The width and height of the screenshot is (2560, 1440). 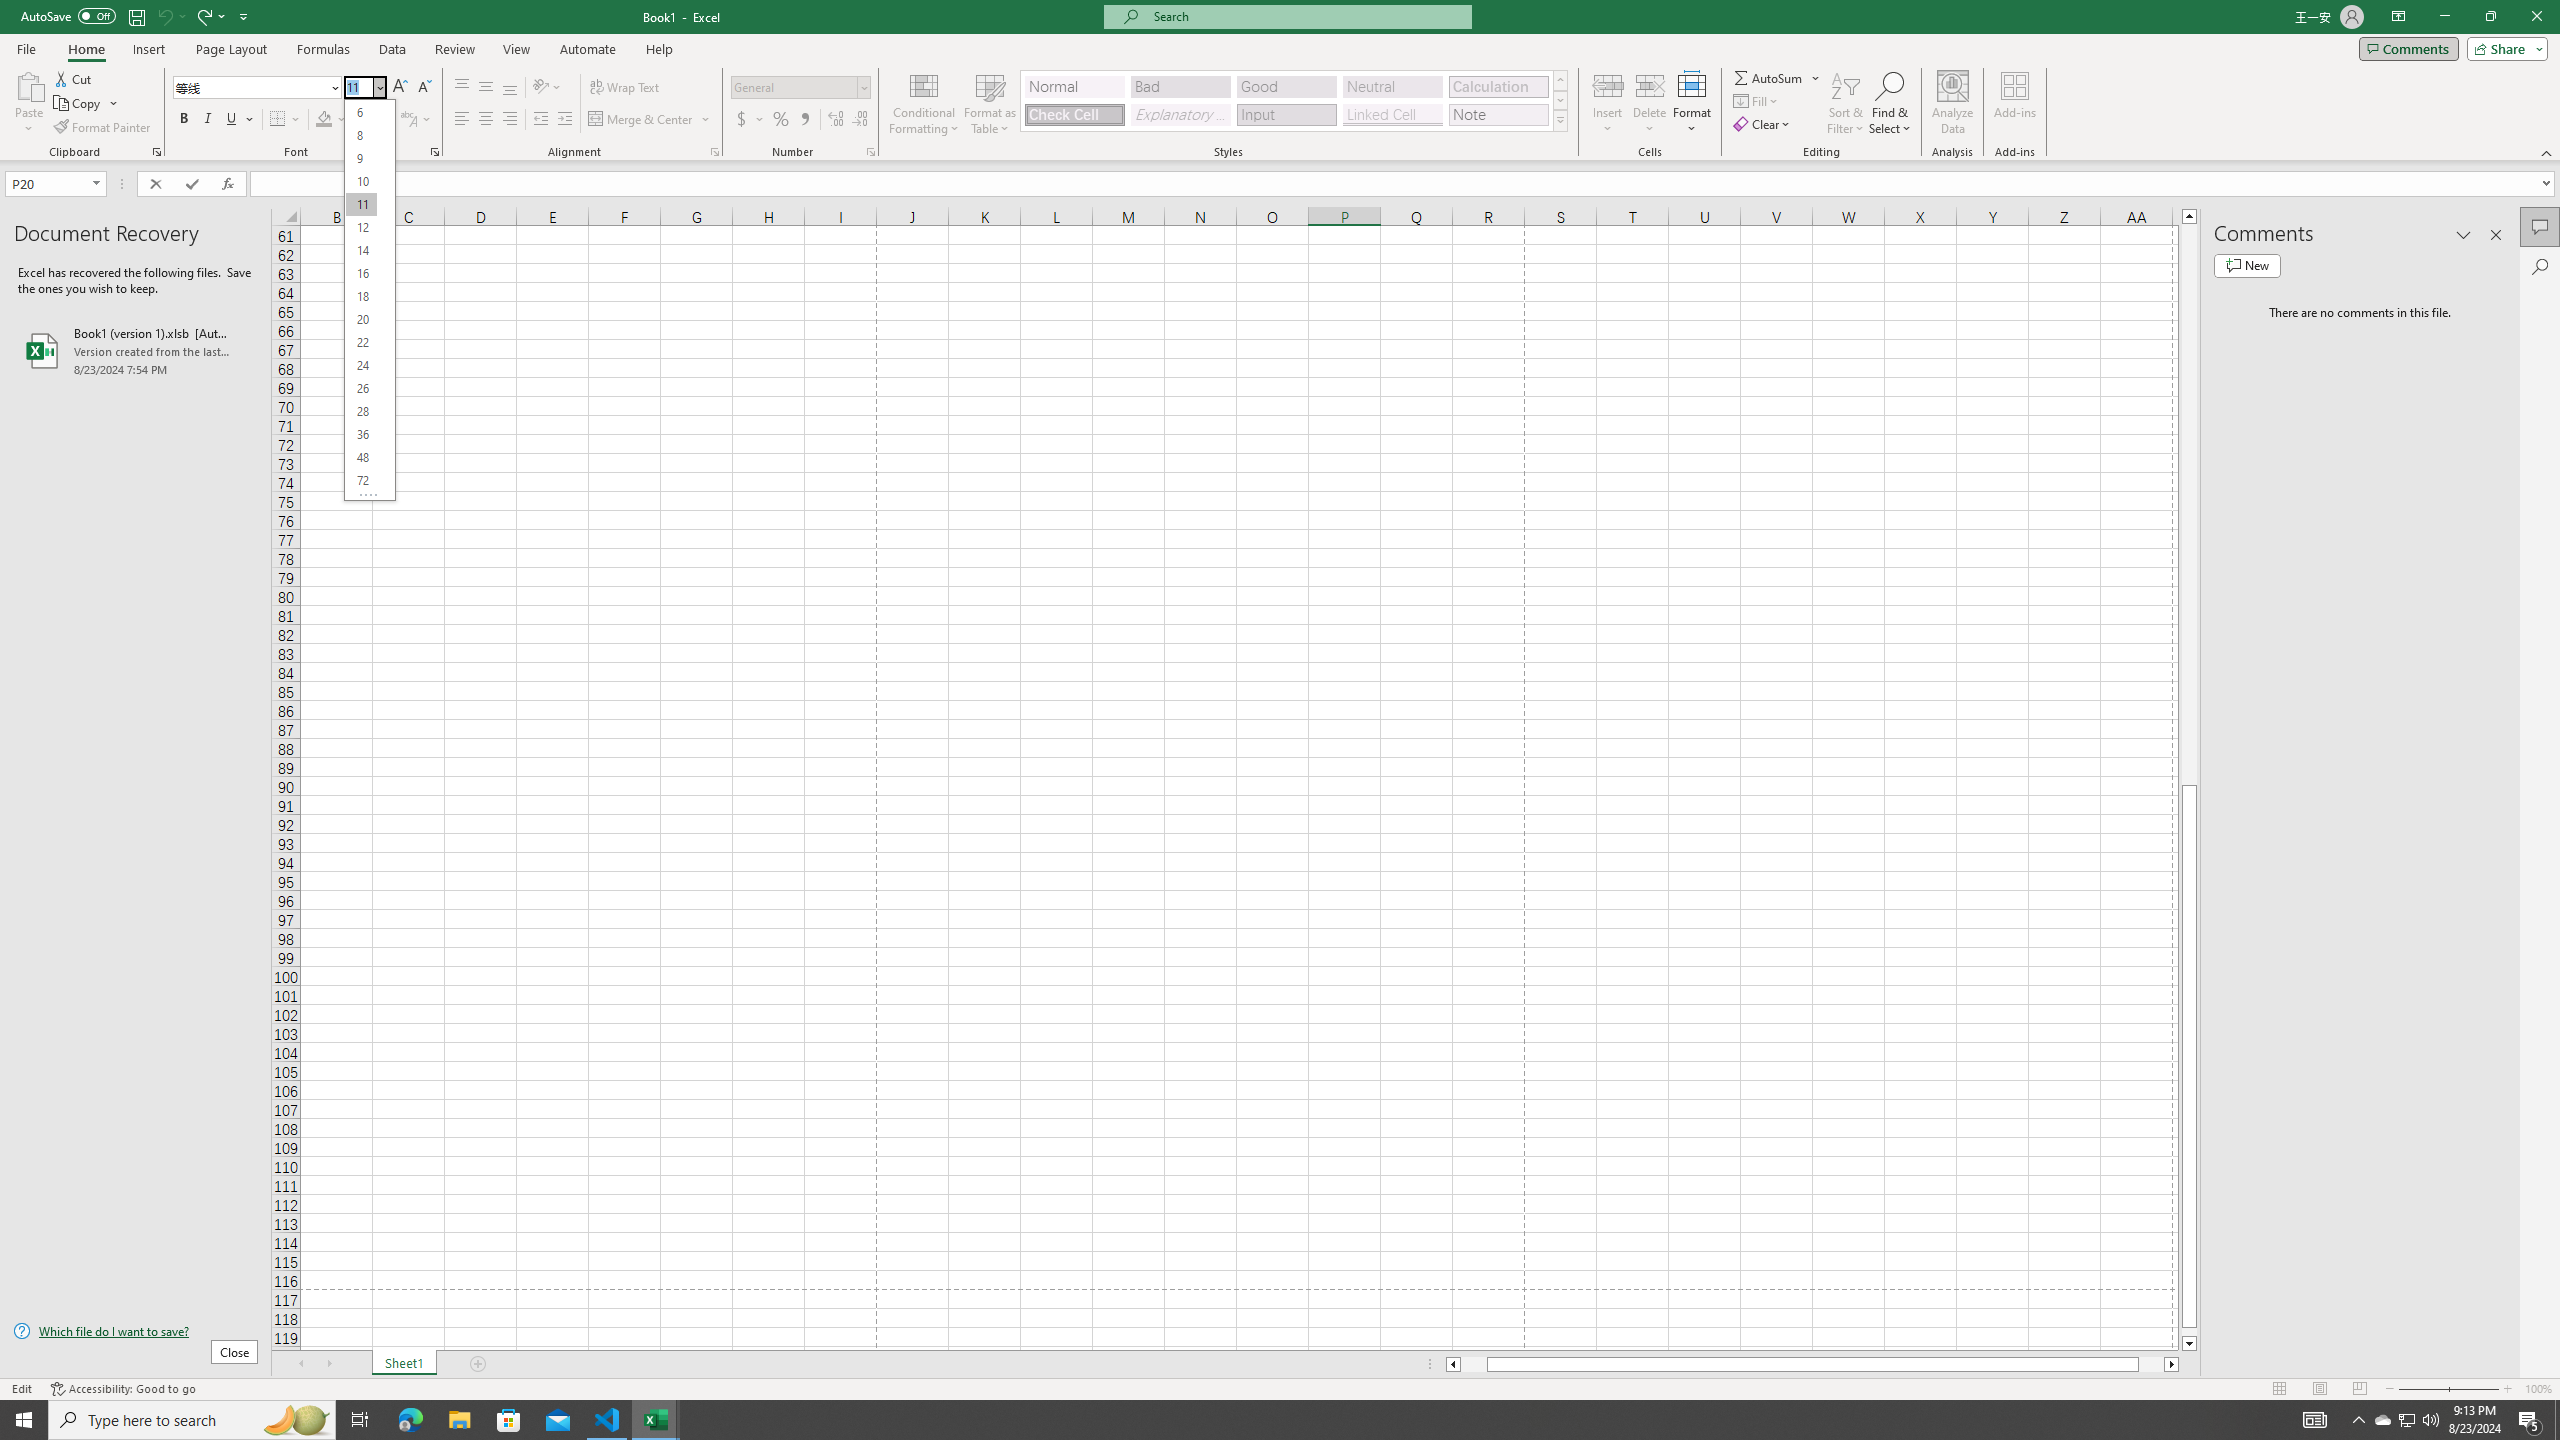 What do you see at coordinates (208, 15) in the screenshot?
I see `'Redo'` at bounding box center [208, 15].